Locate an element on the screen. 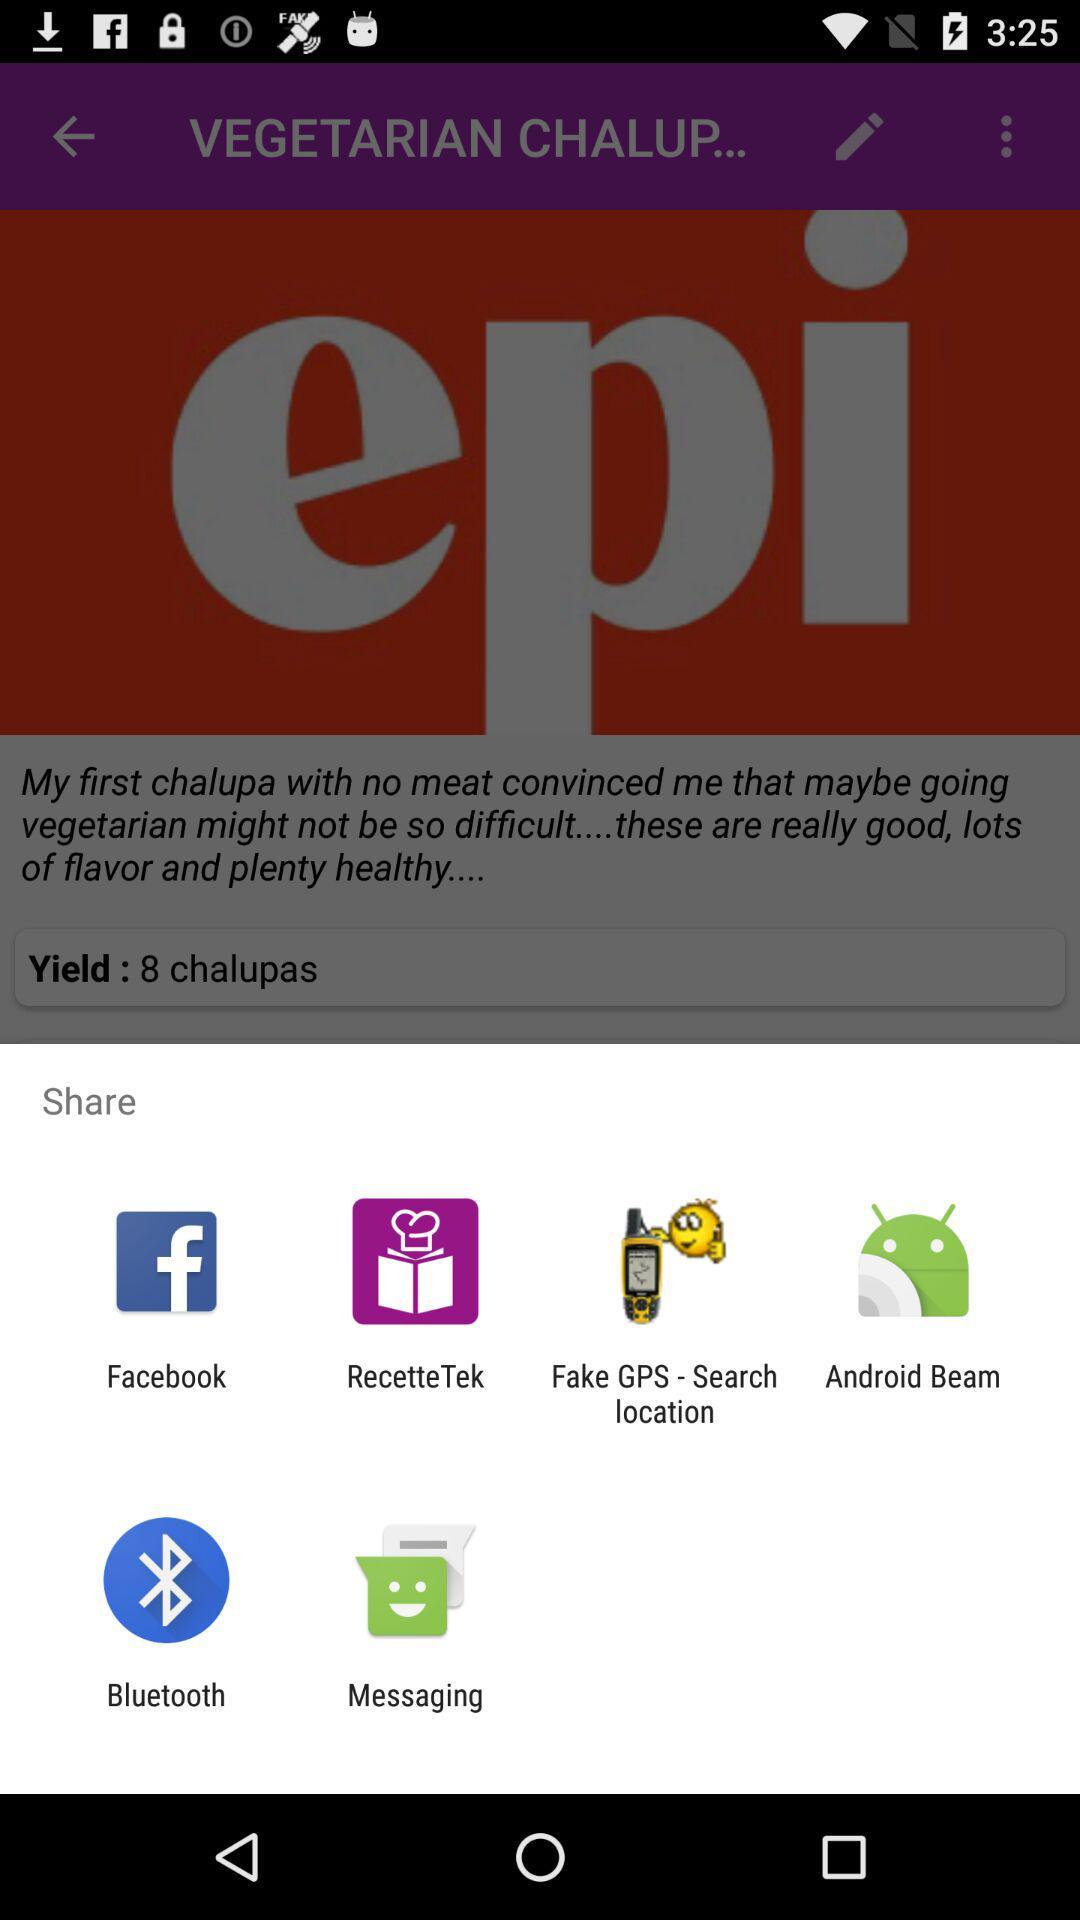  the facebook item is located at coordinates (165, 1392).